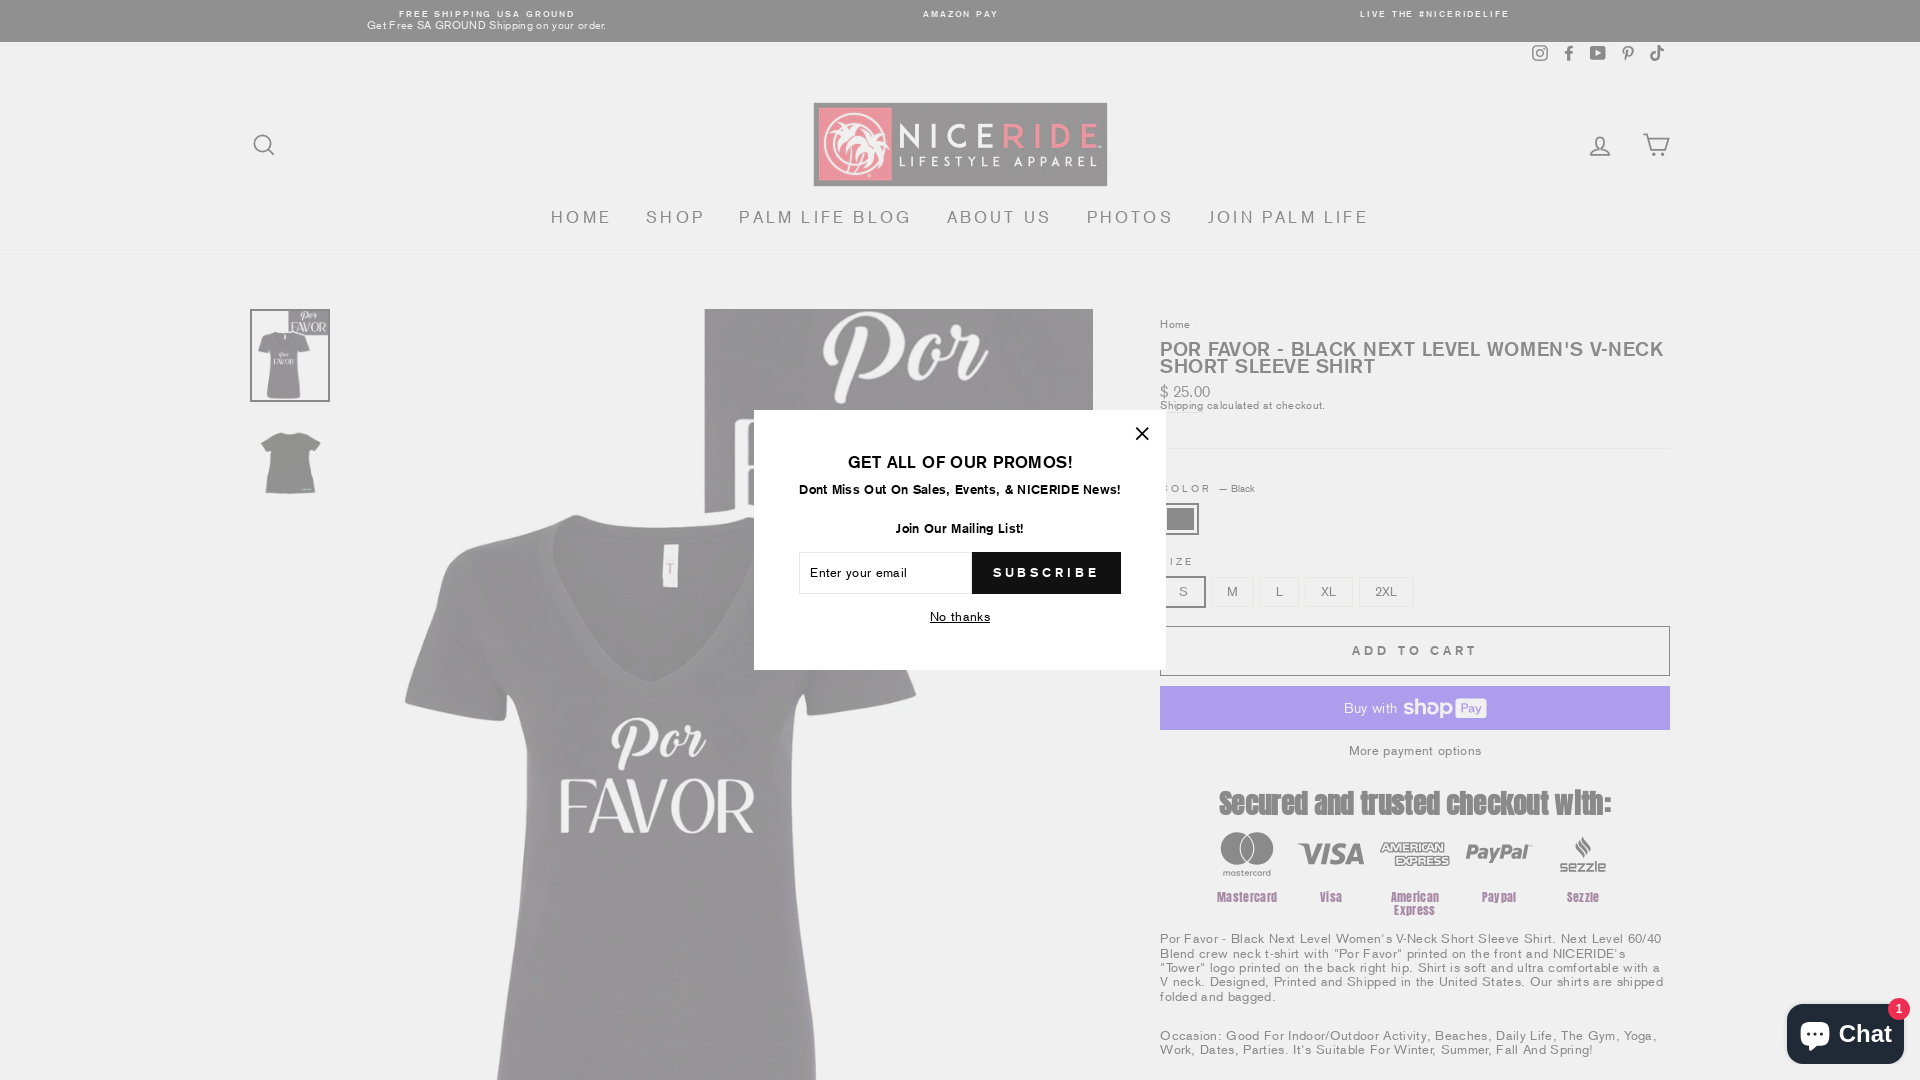 The image size is (1920, 1080). What do you see at coordinates (923, 616) in the screenshot?
I see `'No thanks'` at bounding box center [923, 616].